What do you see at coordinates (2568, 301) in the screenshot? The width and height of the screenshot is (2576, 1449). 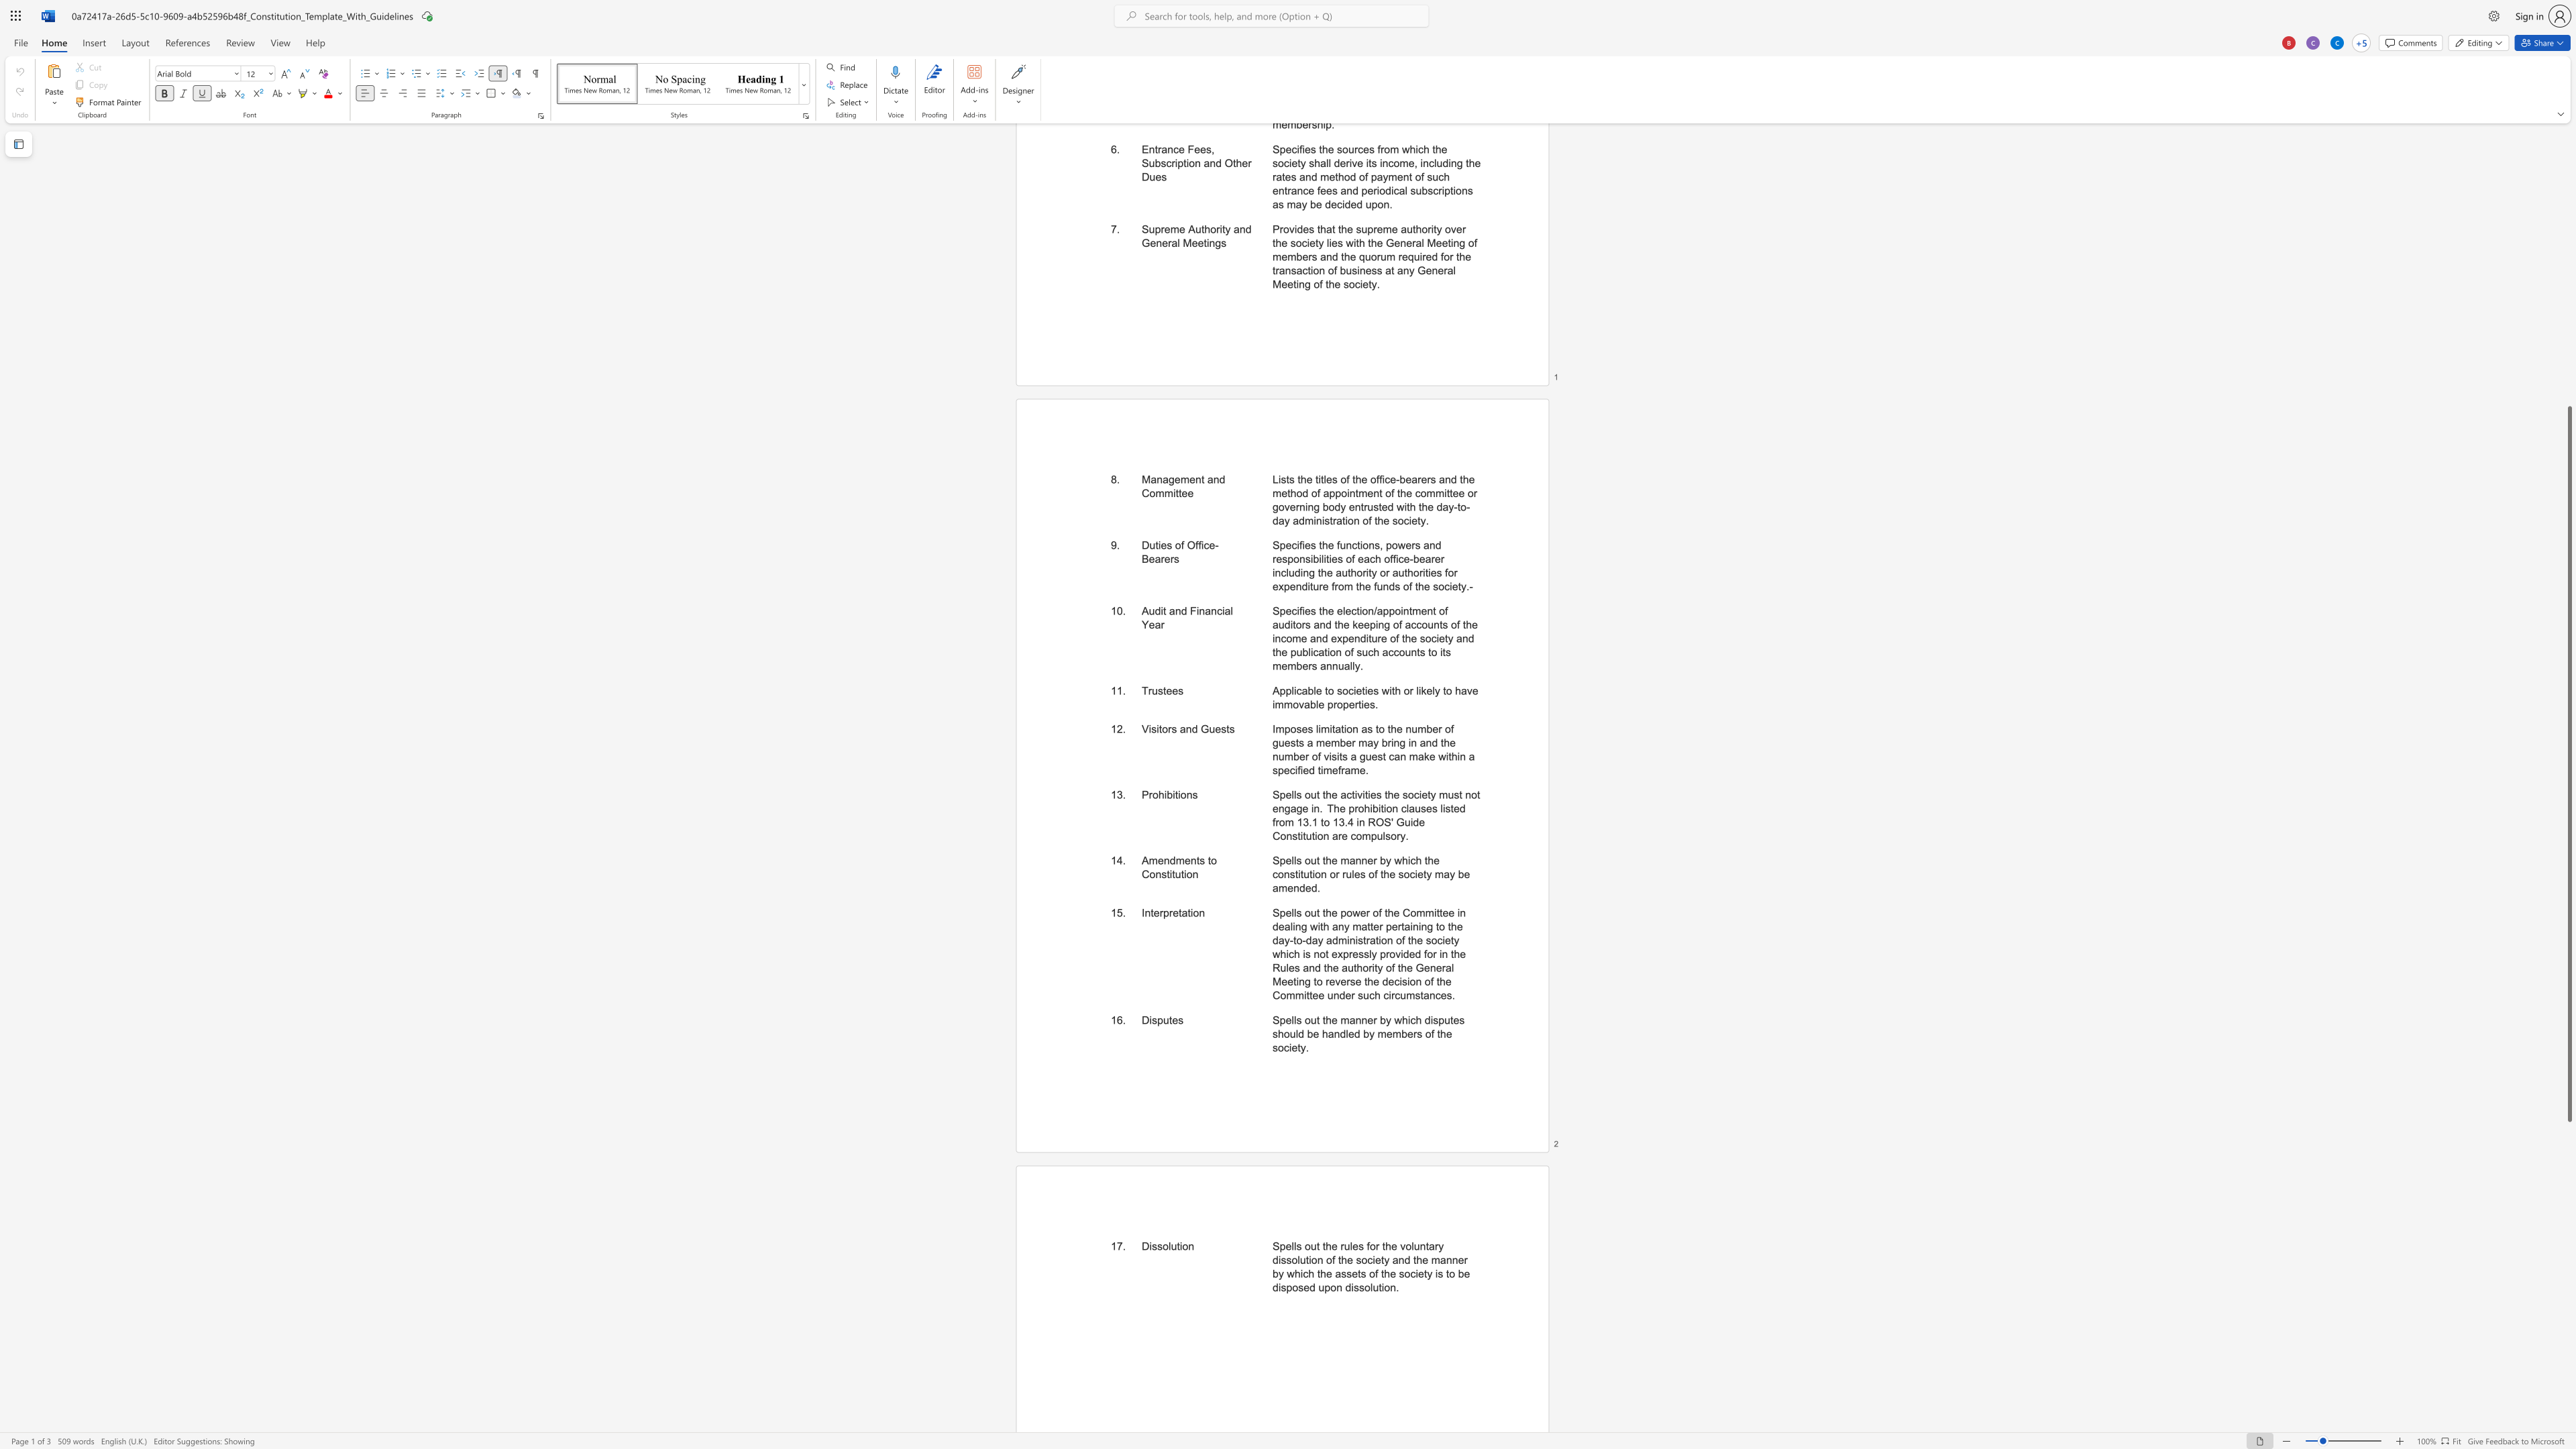 I see `the scrollbar on the right to shift the page higher` at bounding box center [2568, 301].